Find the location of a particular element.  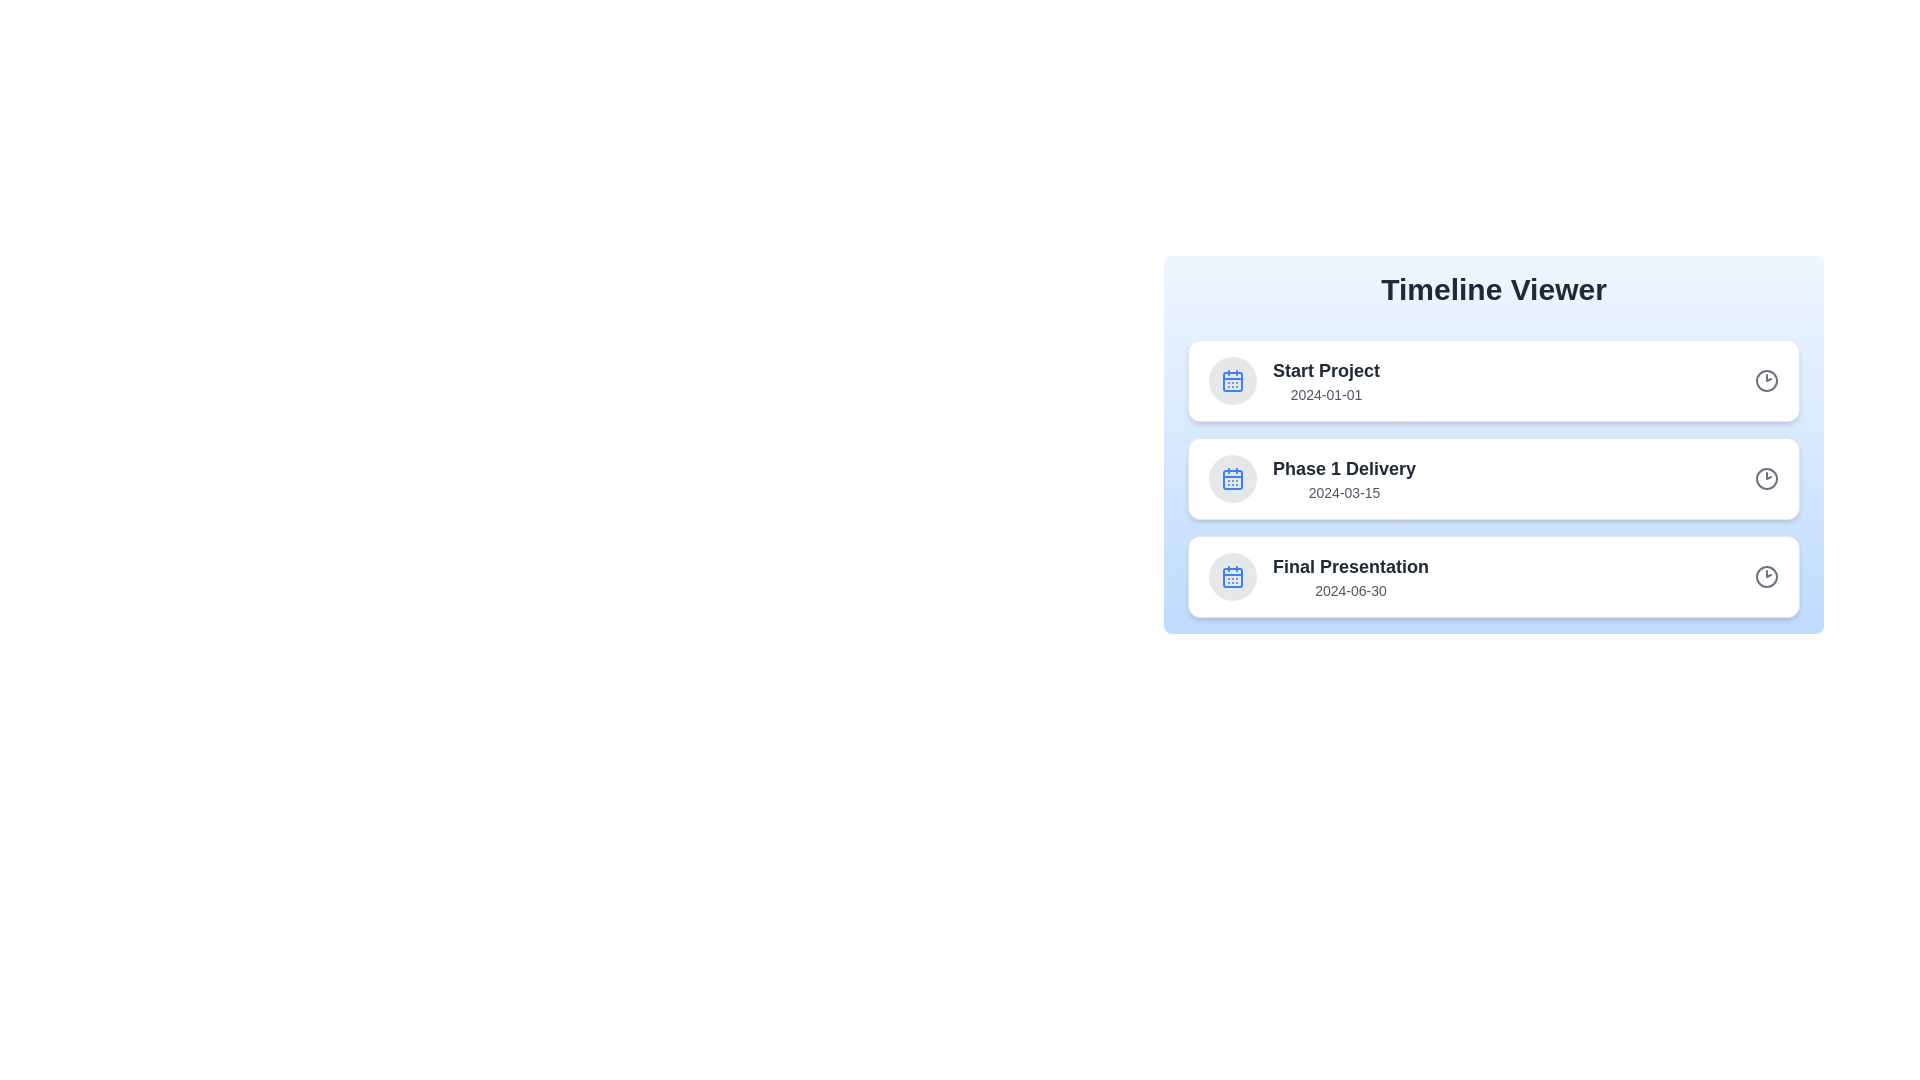

the calendar icon located on the left side of each list item in the 'Timeline Viewer' interface is located at coordinates (1232, 478).